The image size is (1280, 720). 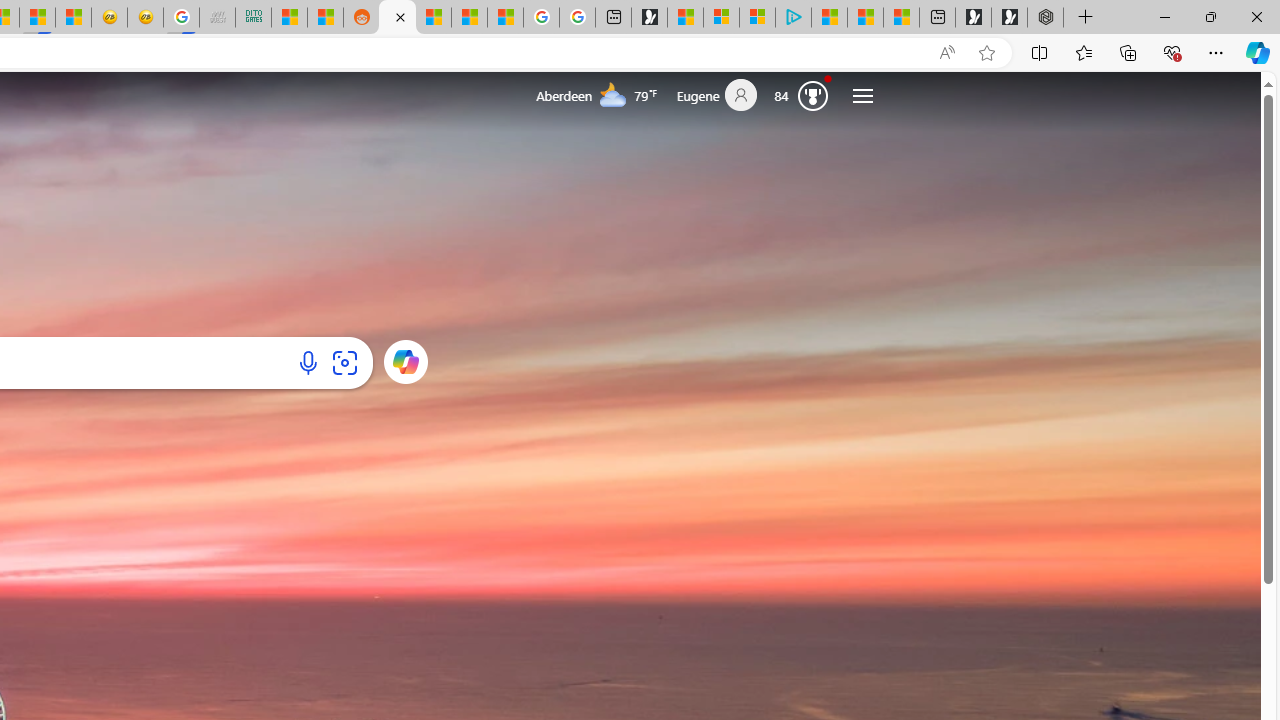 What do you see at coordinates (862, 95) in the screenshot?
I see `'Settings and quick links'` at bounding box center [862, 95].